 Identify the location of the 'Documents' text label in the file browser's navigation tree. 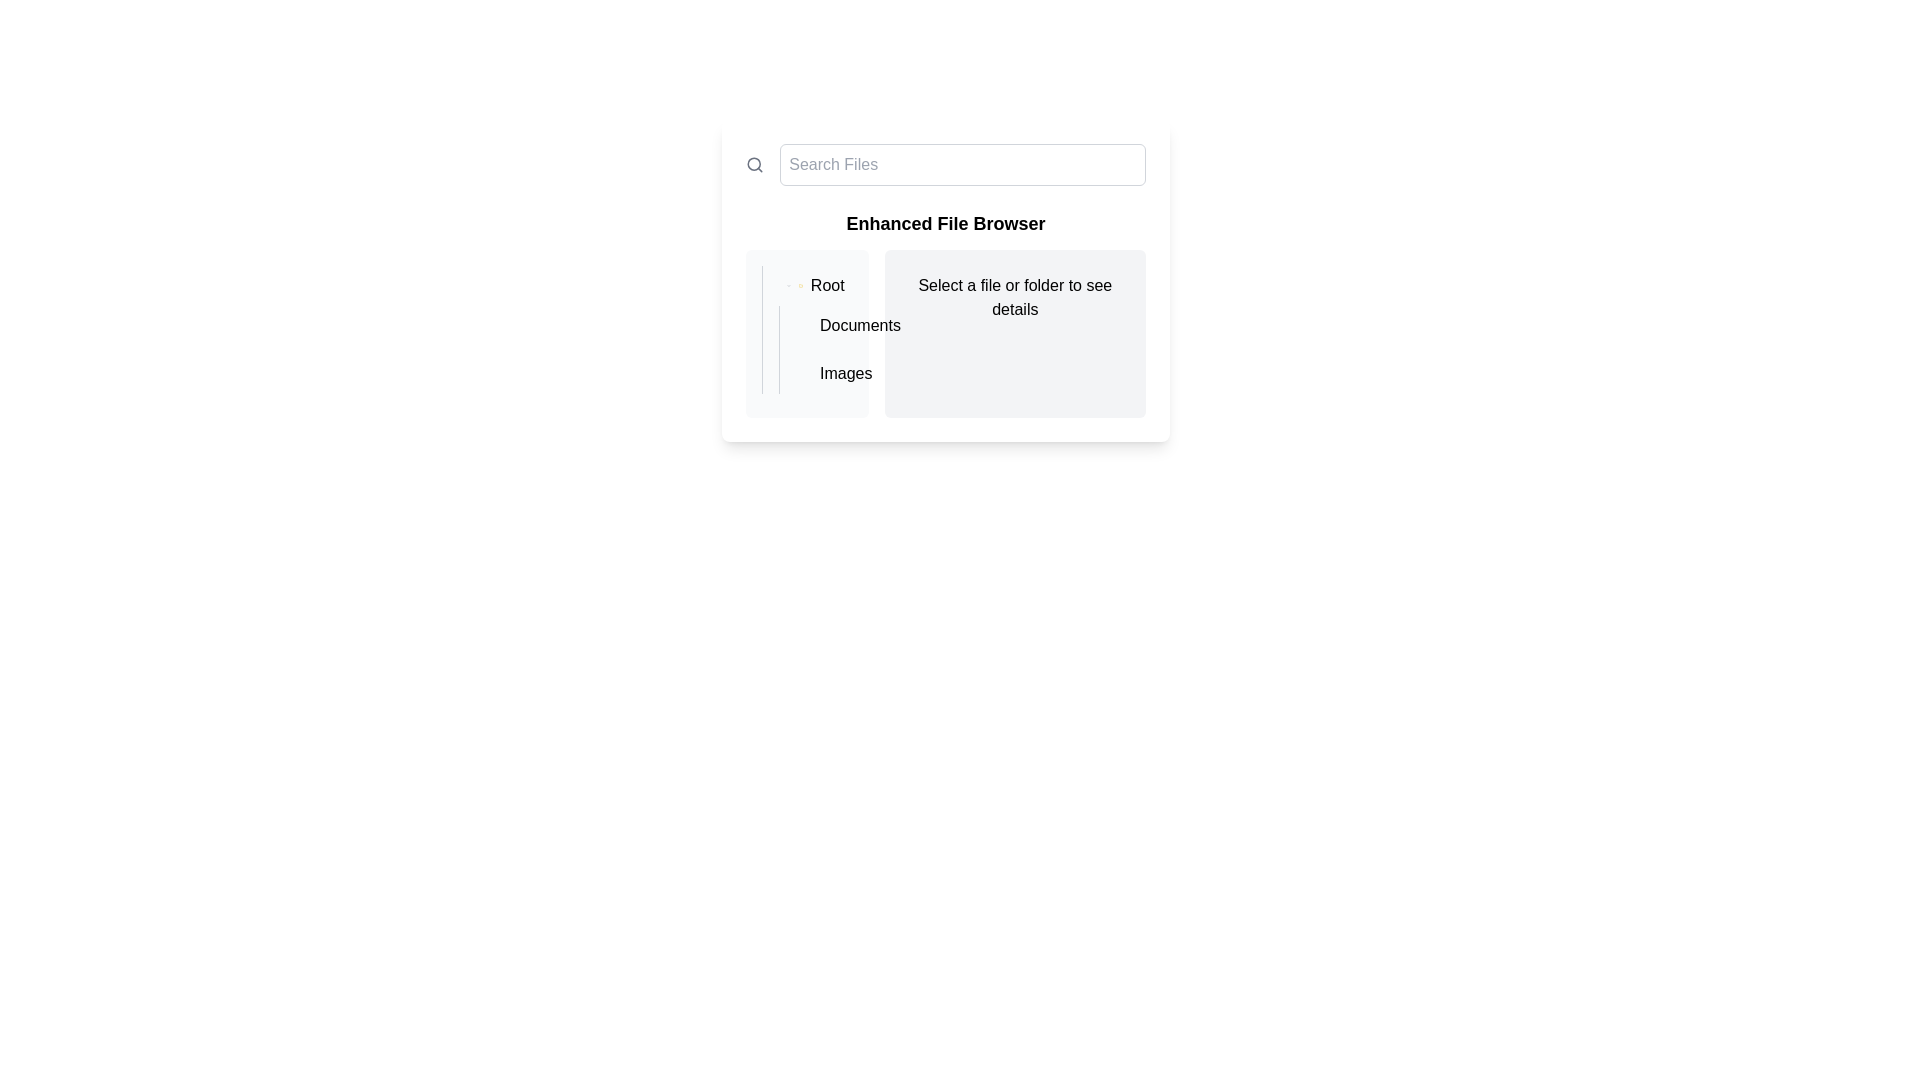
(860, 325).